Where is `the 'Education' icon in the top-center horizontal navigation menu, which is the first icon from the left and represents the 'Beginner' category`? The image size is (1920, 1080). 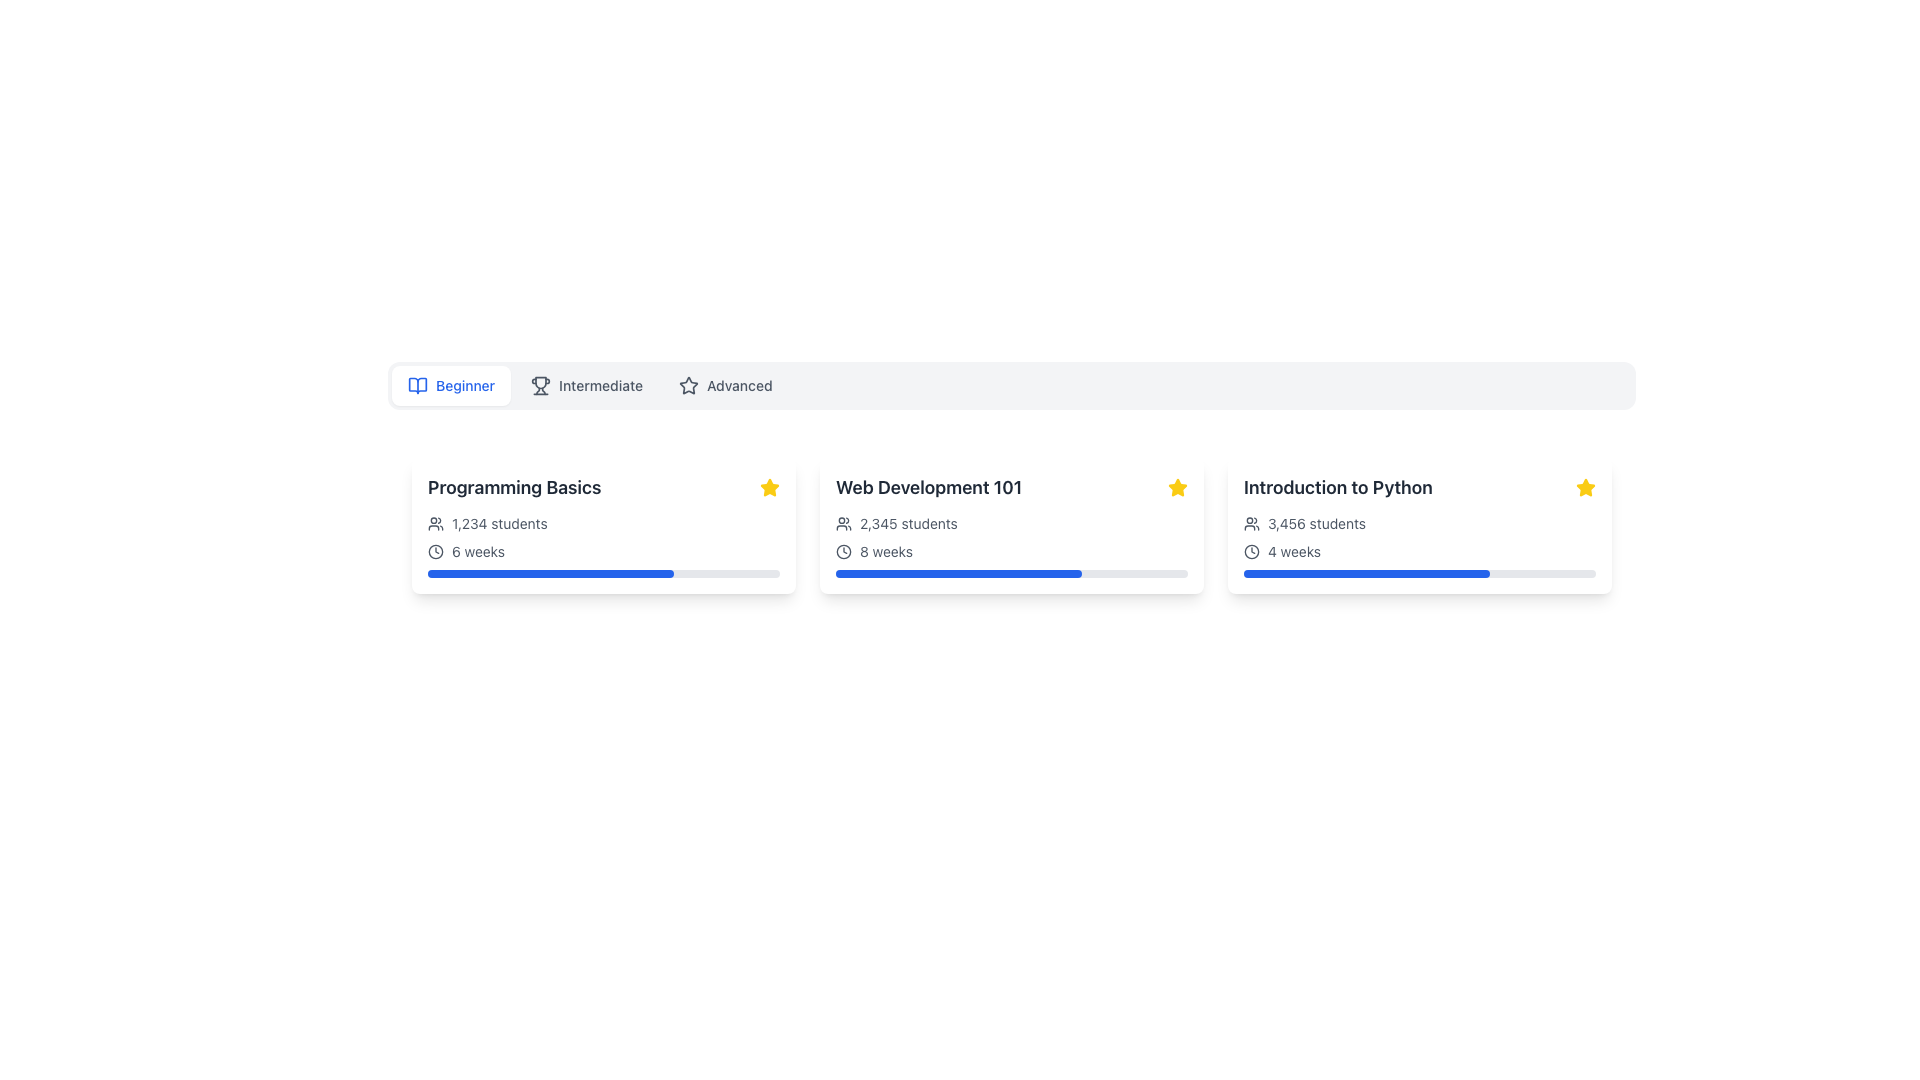
the 'Education' icon in the top-center horizontal navigation menu, which is the first icon from the left and represents the 'Beginner' category is located at coordinates (416, 385).